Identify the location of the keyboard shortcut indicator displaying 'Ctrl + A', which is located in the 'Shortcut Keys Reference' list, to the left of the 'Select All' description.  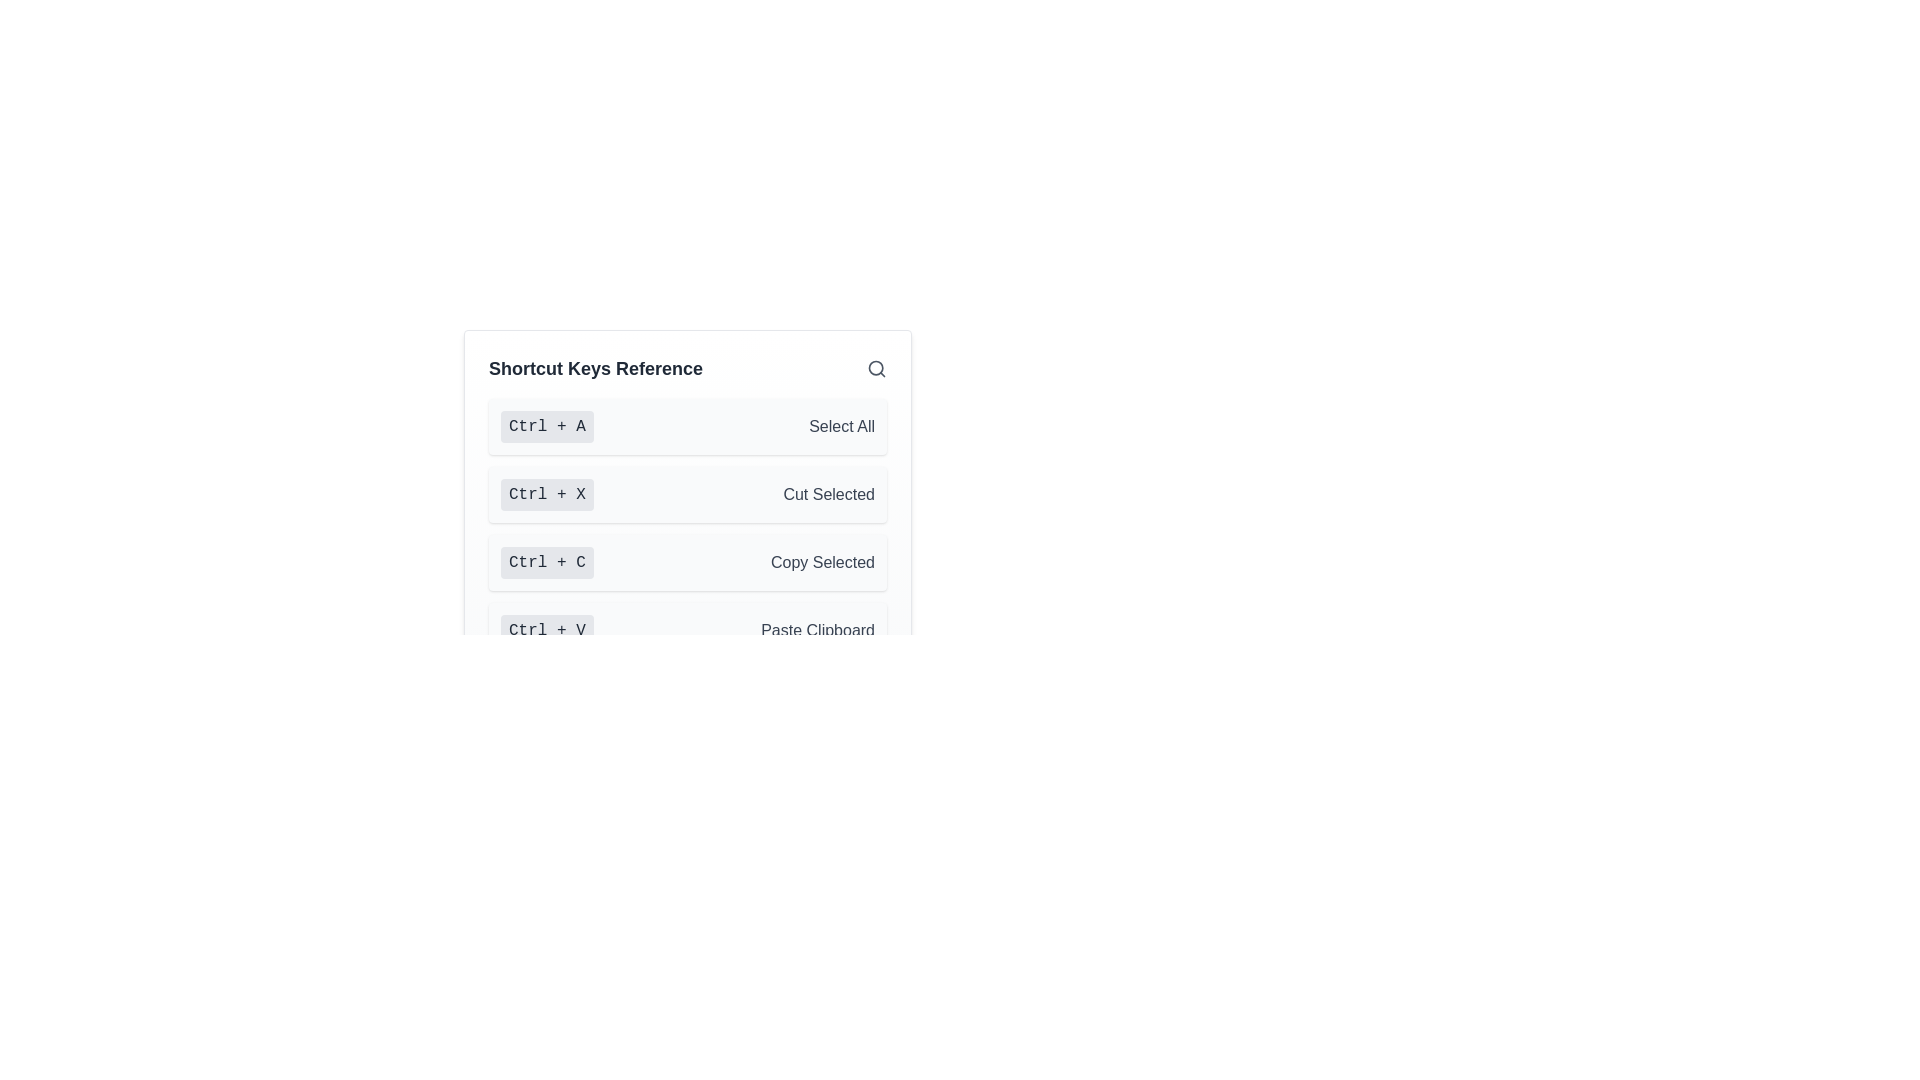
(547, 426).